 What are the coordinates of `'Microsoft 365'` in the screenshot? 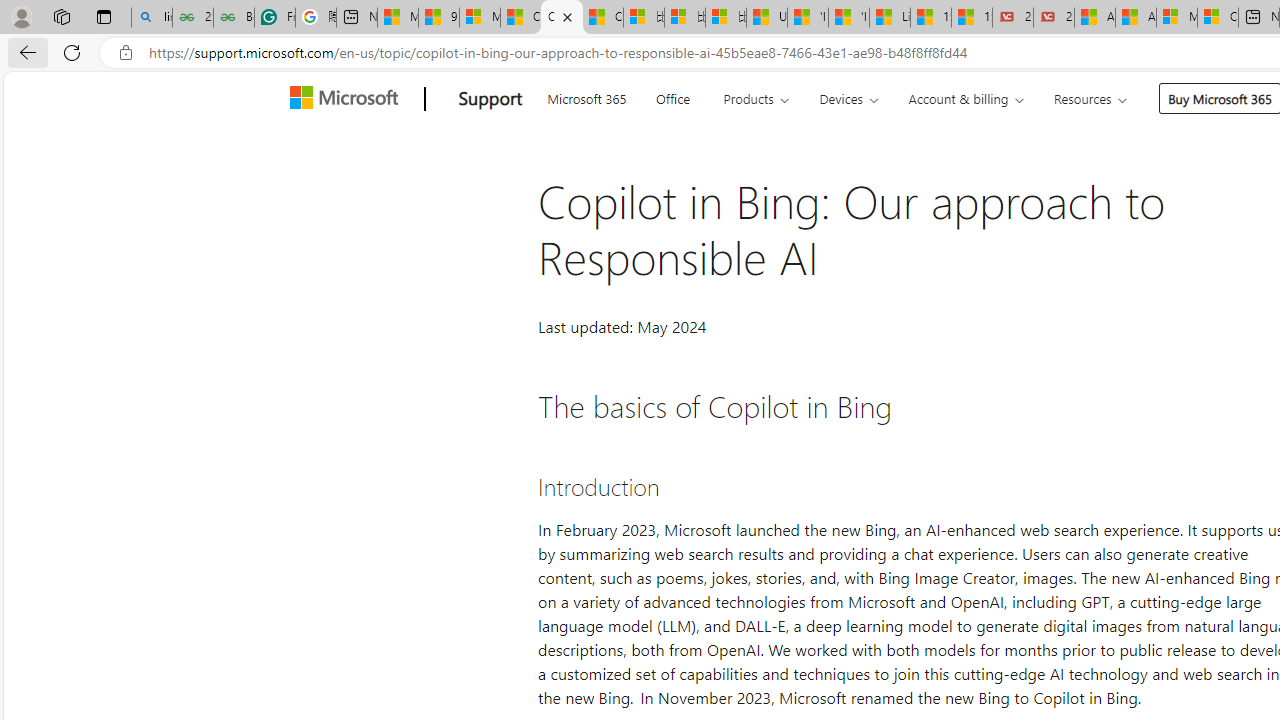 It's located at (585, 96).